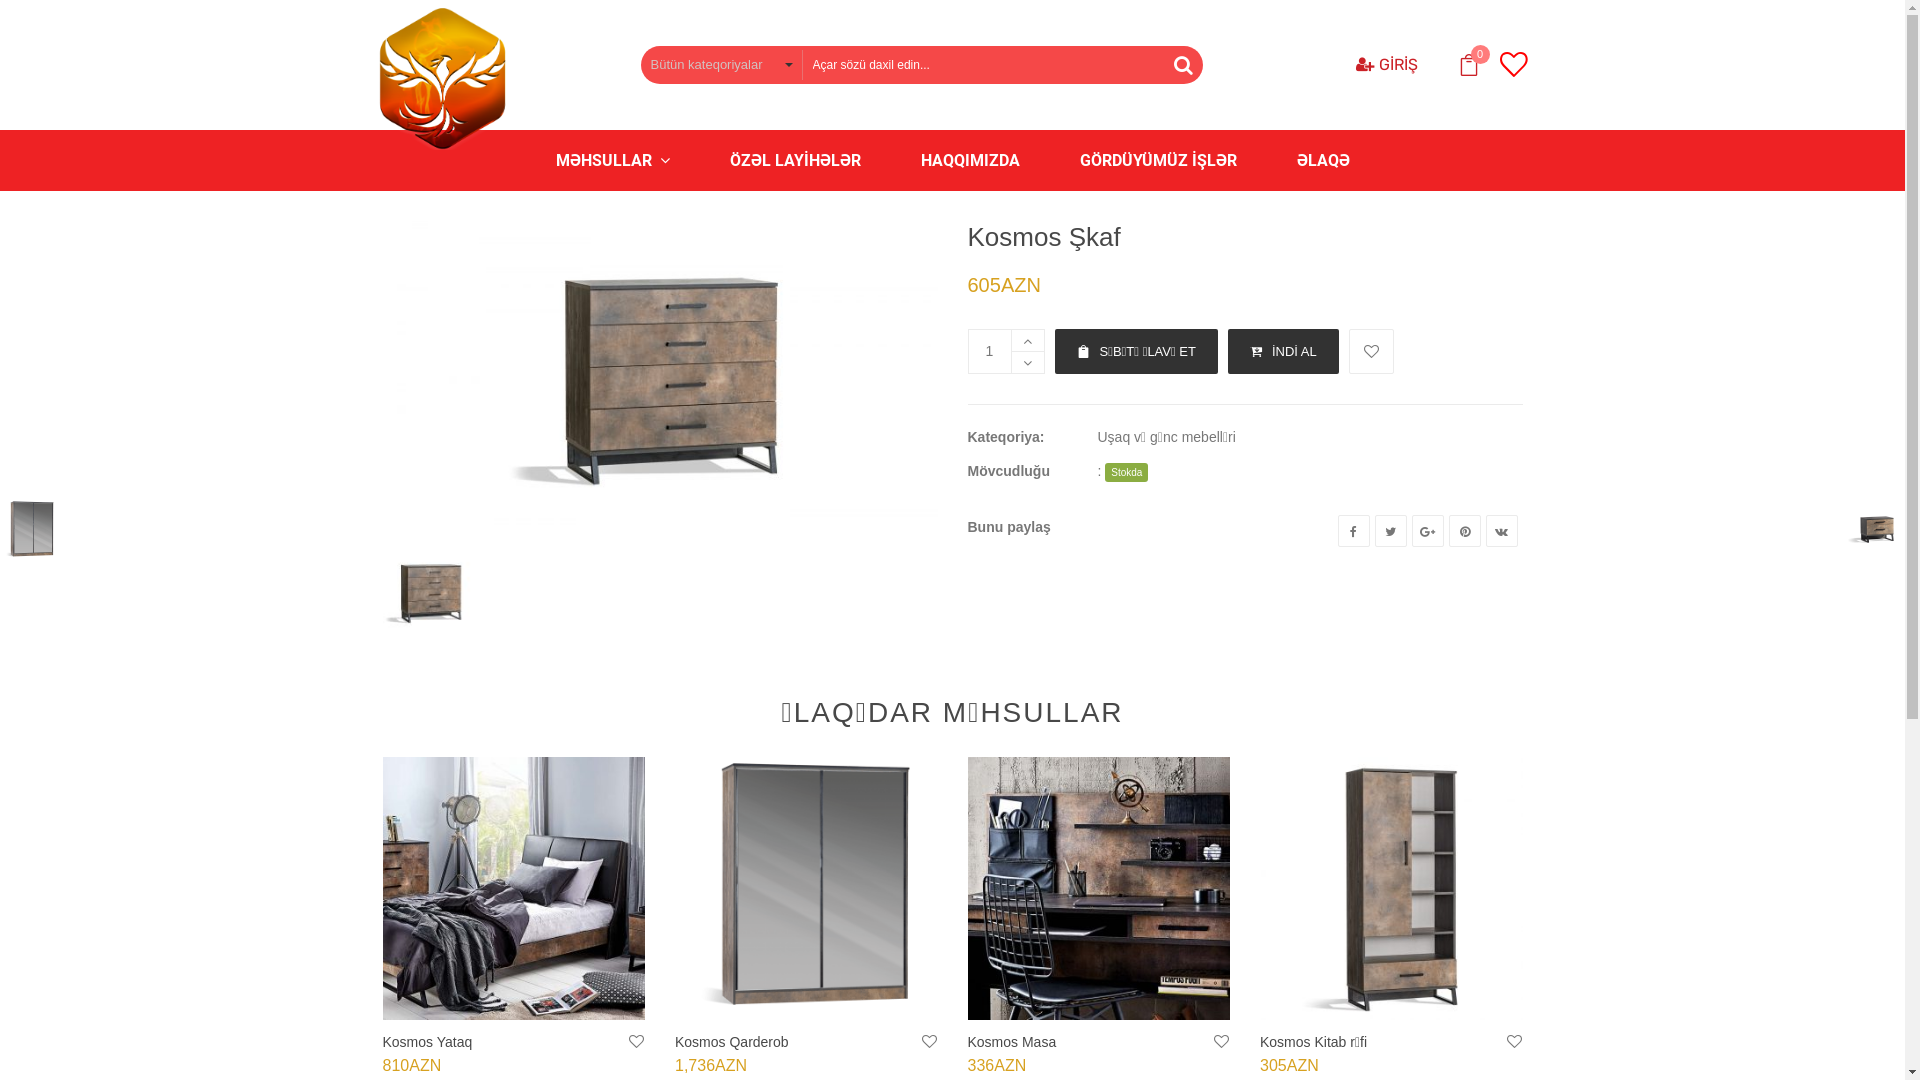  I want to click on 'HAQQIMIZDA', so click(969, 159).